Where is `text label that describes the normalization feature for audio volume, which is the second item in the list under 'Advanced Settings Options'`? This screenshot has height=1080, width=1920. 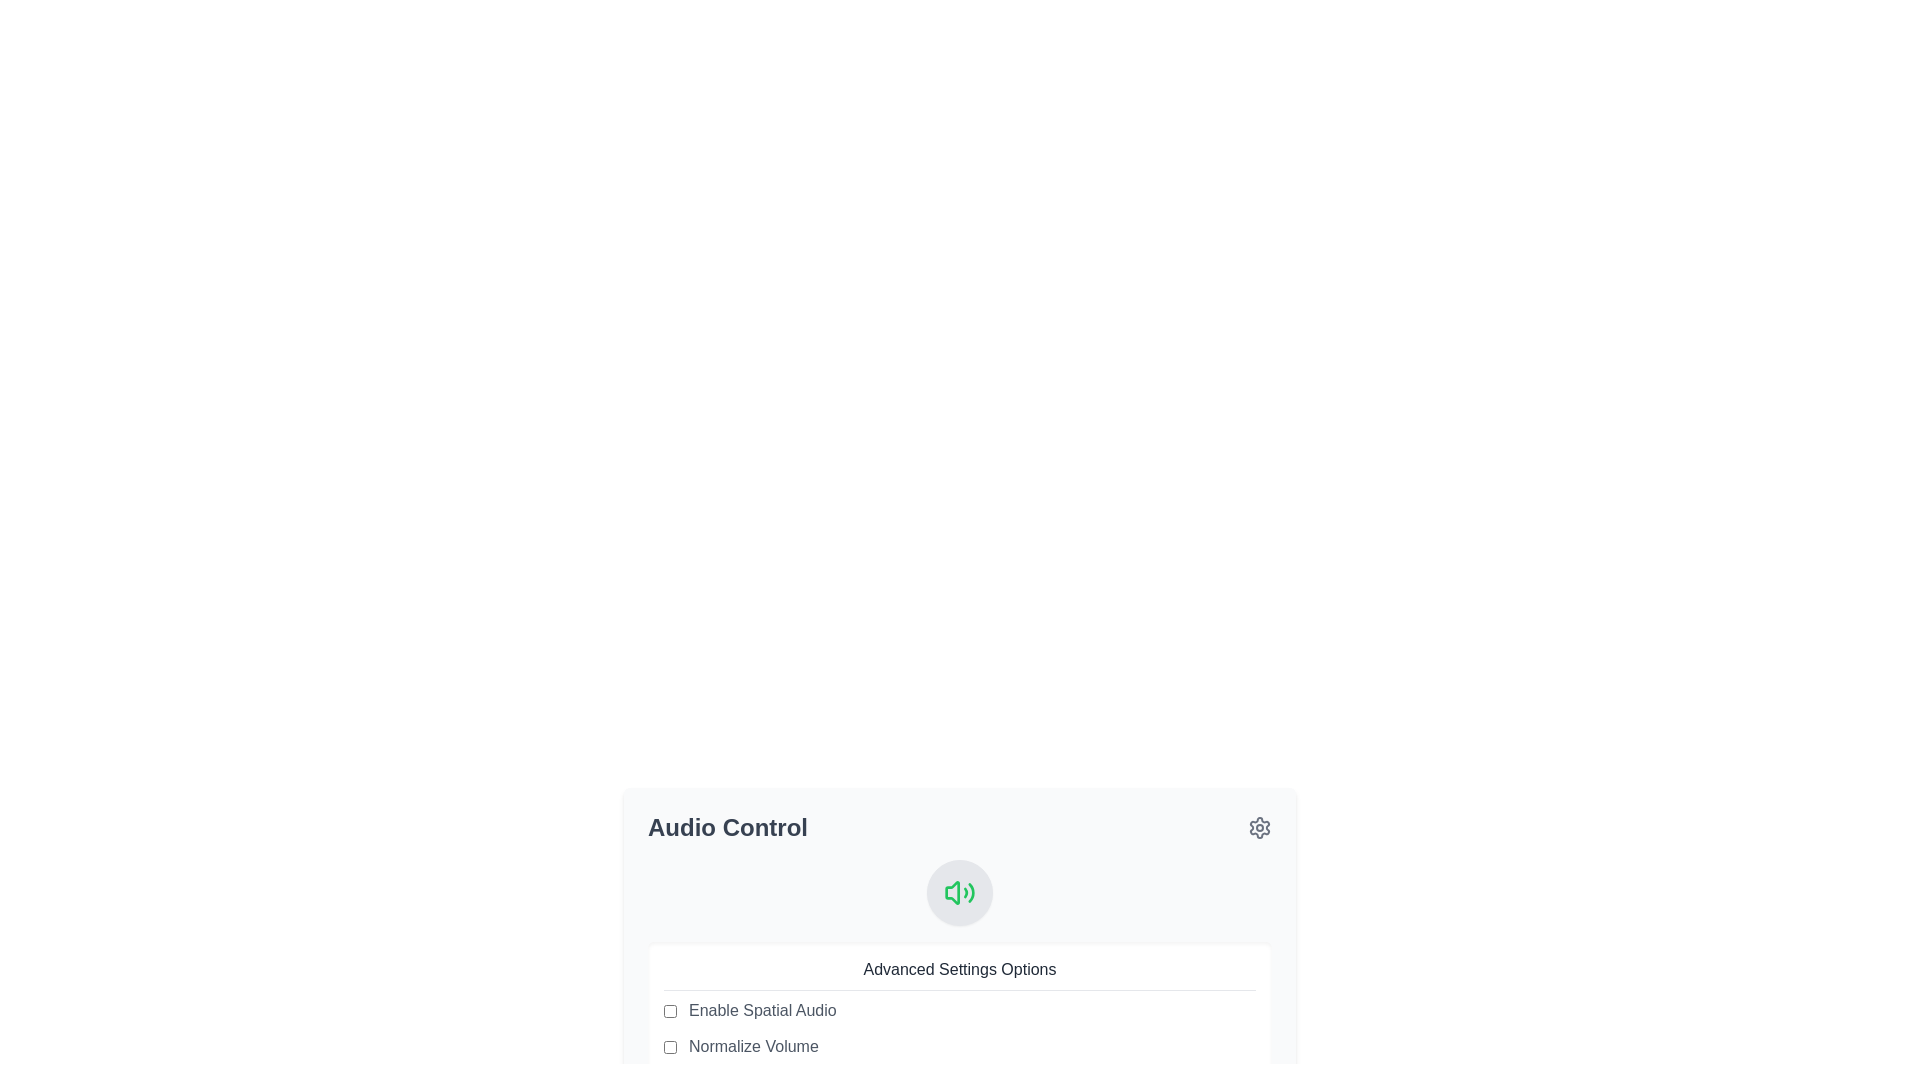 text label that describes the normalization feature for audio volume, which is the second item in the list under 'Advanced Settings Options' is located at coordinates (752, 1045).